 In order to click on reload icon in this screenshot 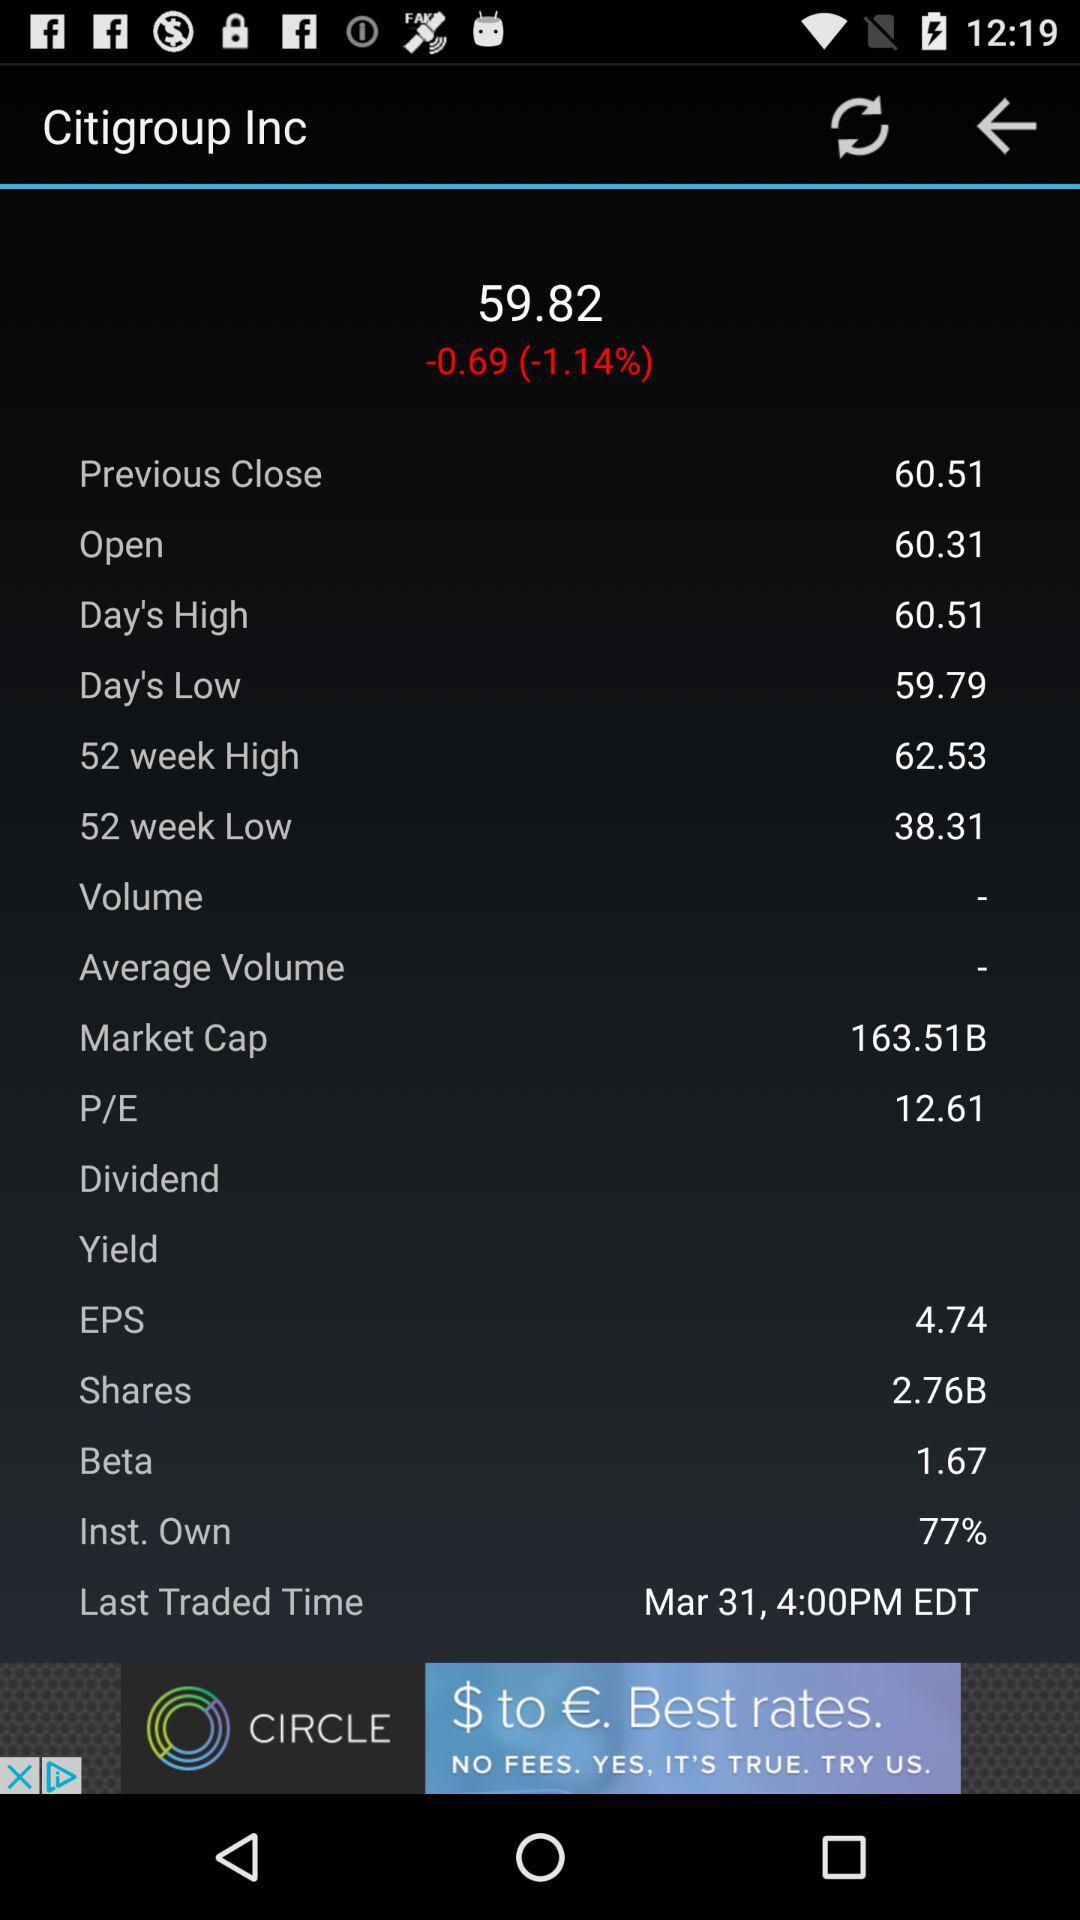, I will do `click(858, 124)`.